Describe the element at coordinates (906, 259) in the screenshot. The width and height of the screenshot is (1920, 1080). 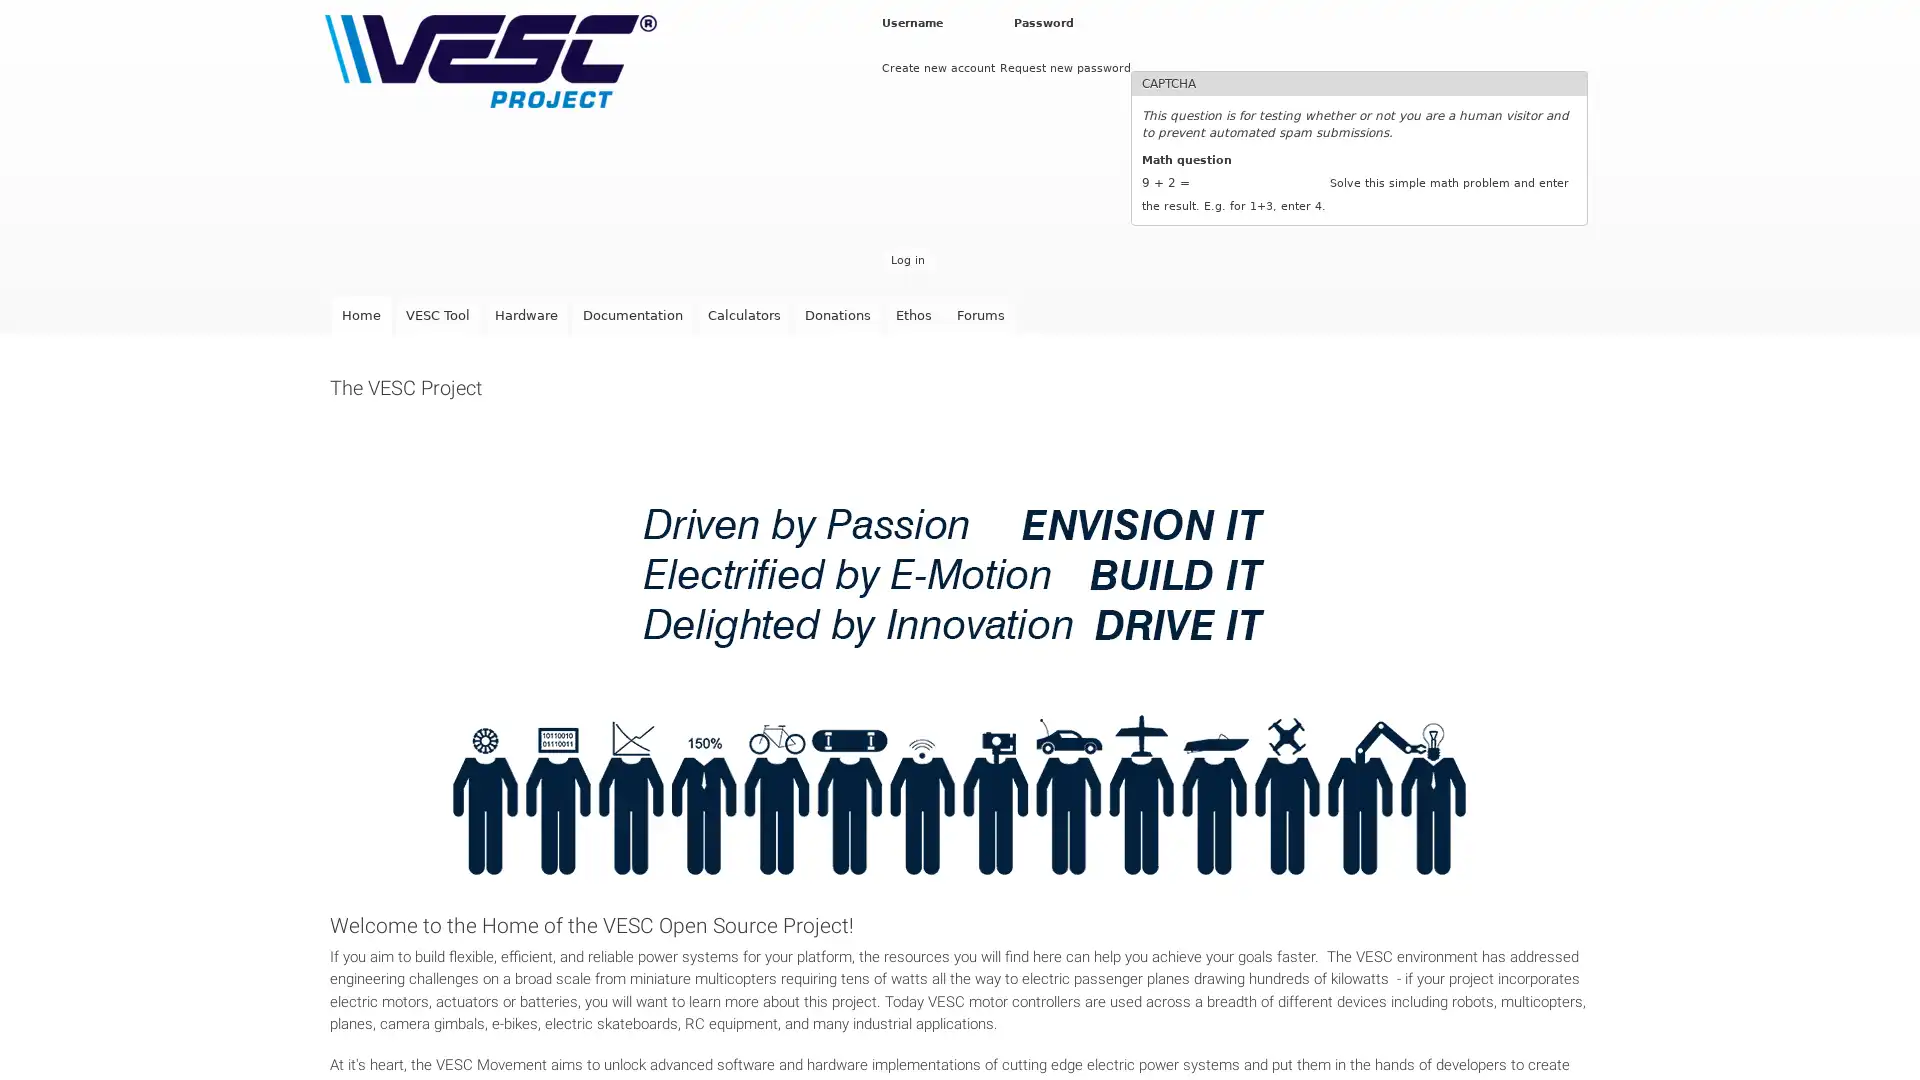
I see `Log in` at that location.